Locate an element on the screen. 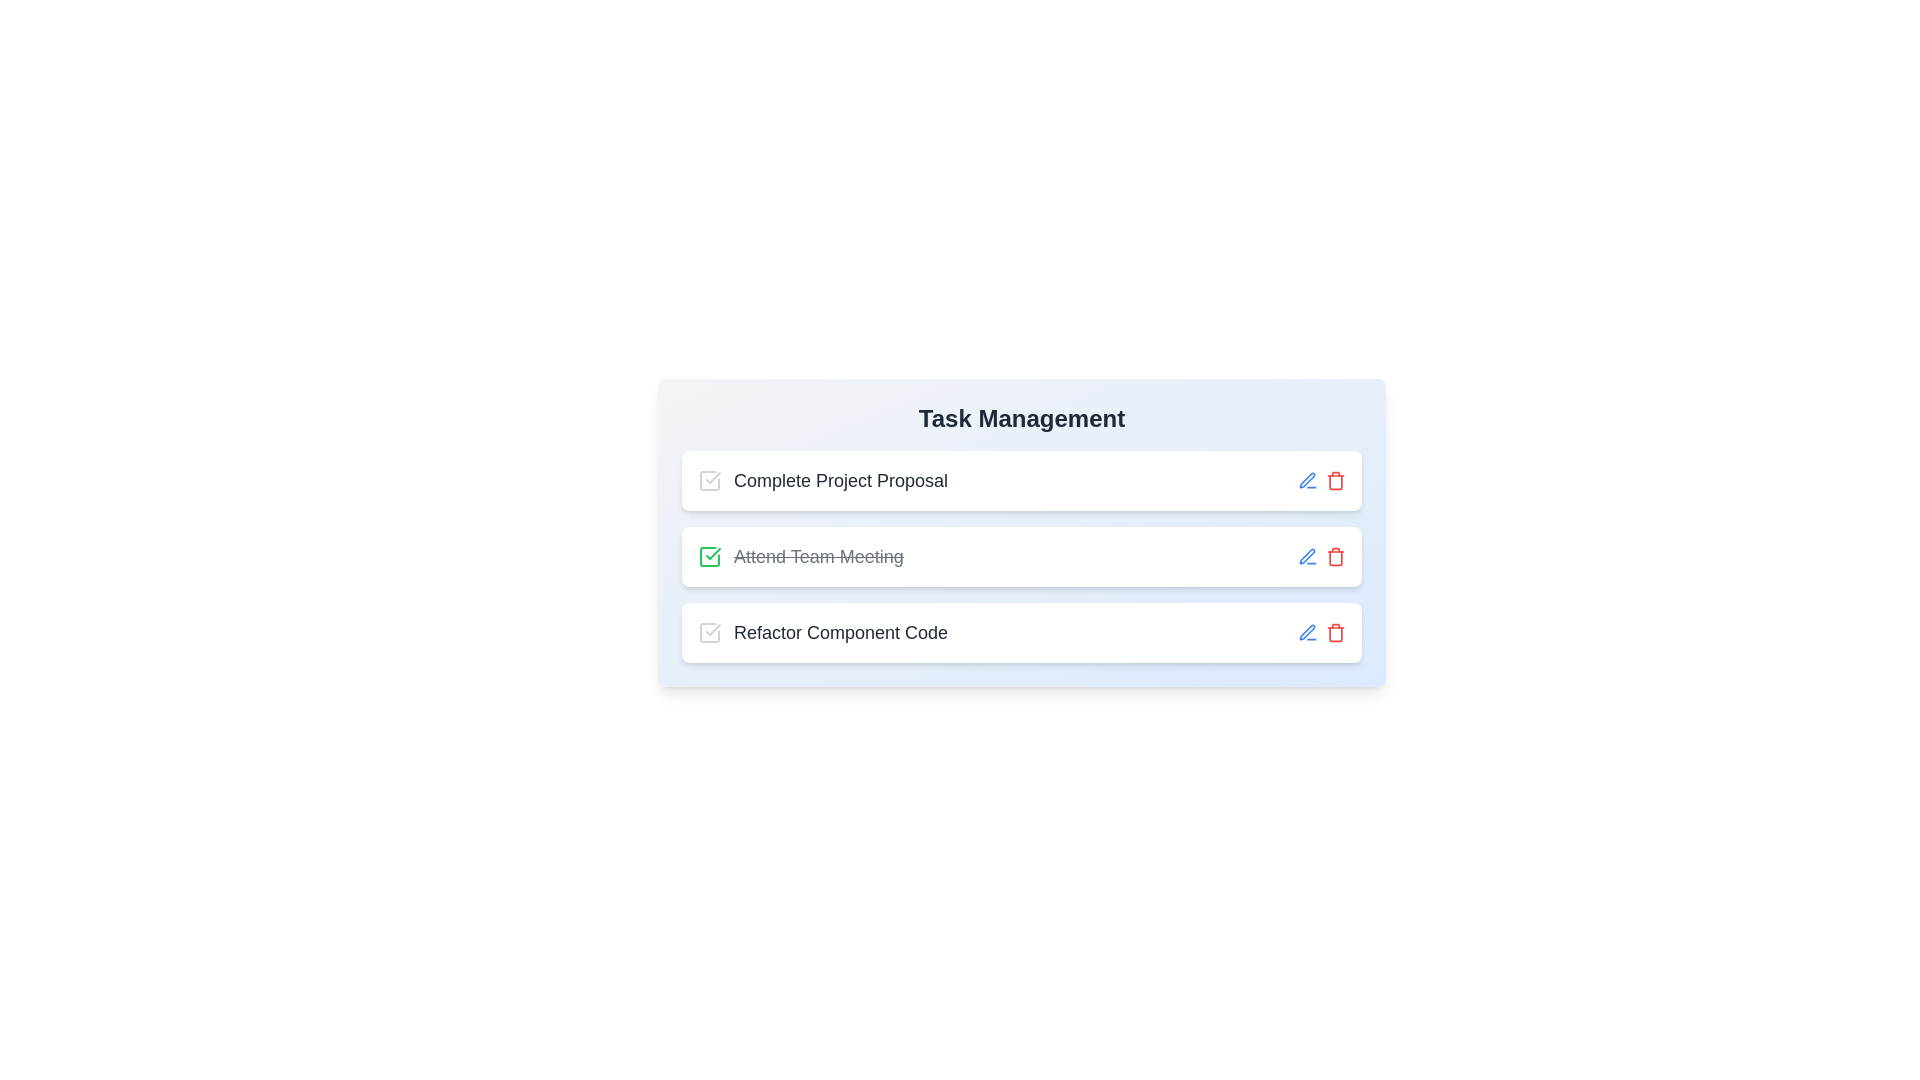  the checkbox of the first task entry in the task management system is located at coordinates (1022, 481).